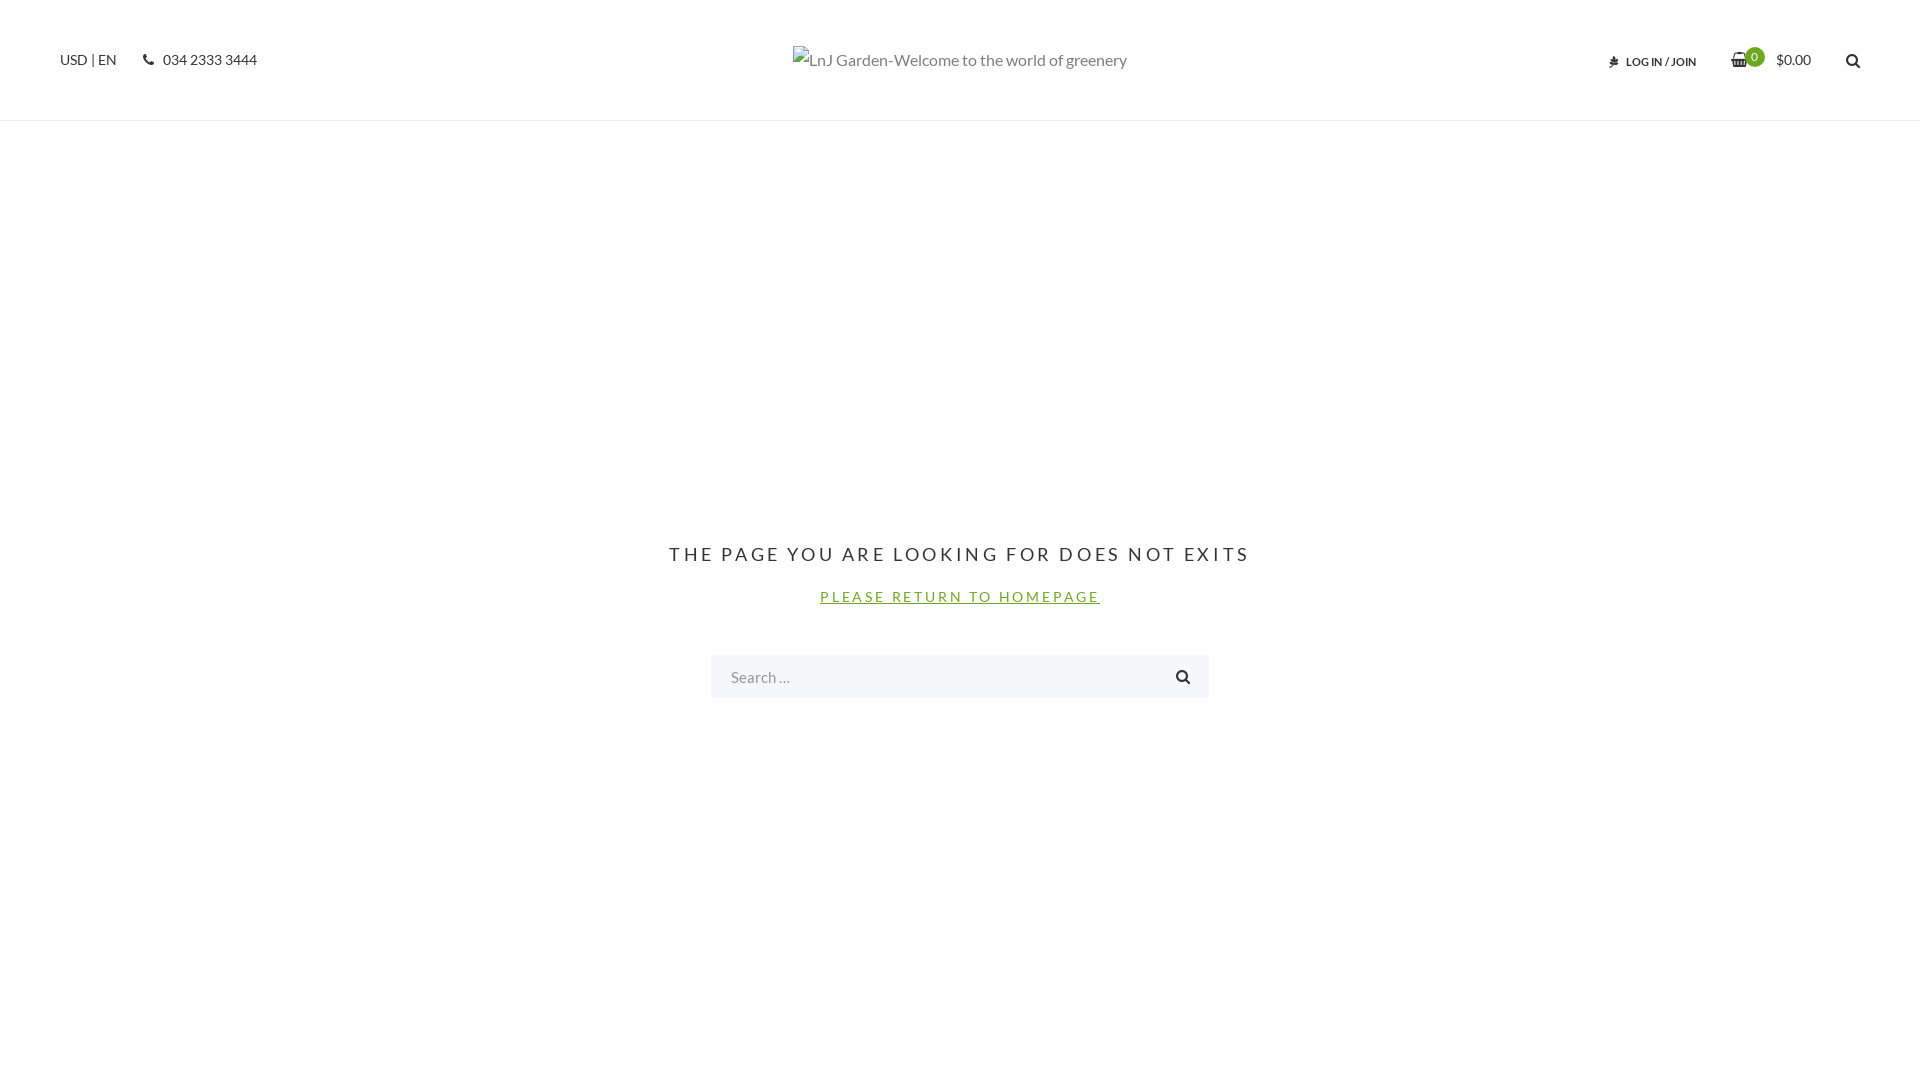 The height and width of the screenshot is (1080, 1920). Describe the element at coordinates (1182, 675) in the screenshot. I see `'Search'` at that location.